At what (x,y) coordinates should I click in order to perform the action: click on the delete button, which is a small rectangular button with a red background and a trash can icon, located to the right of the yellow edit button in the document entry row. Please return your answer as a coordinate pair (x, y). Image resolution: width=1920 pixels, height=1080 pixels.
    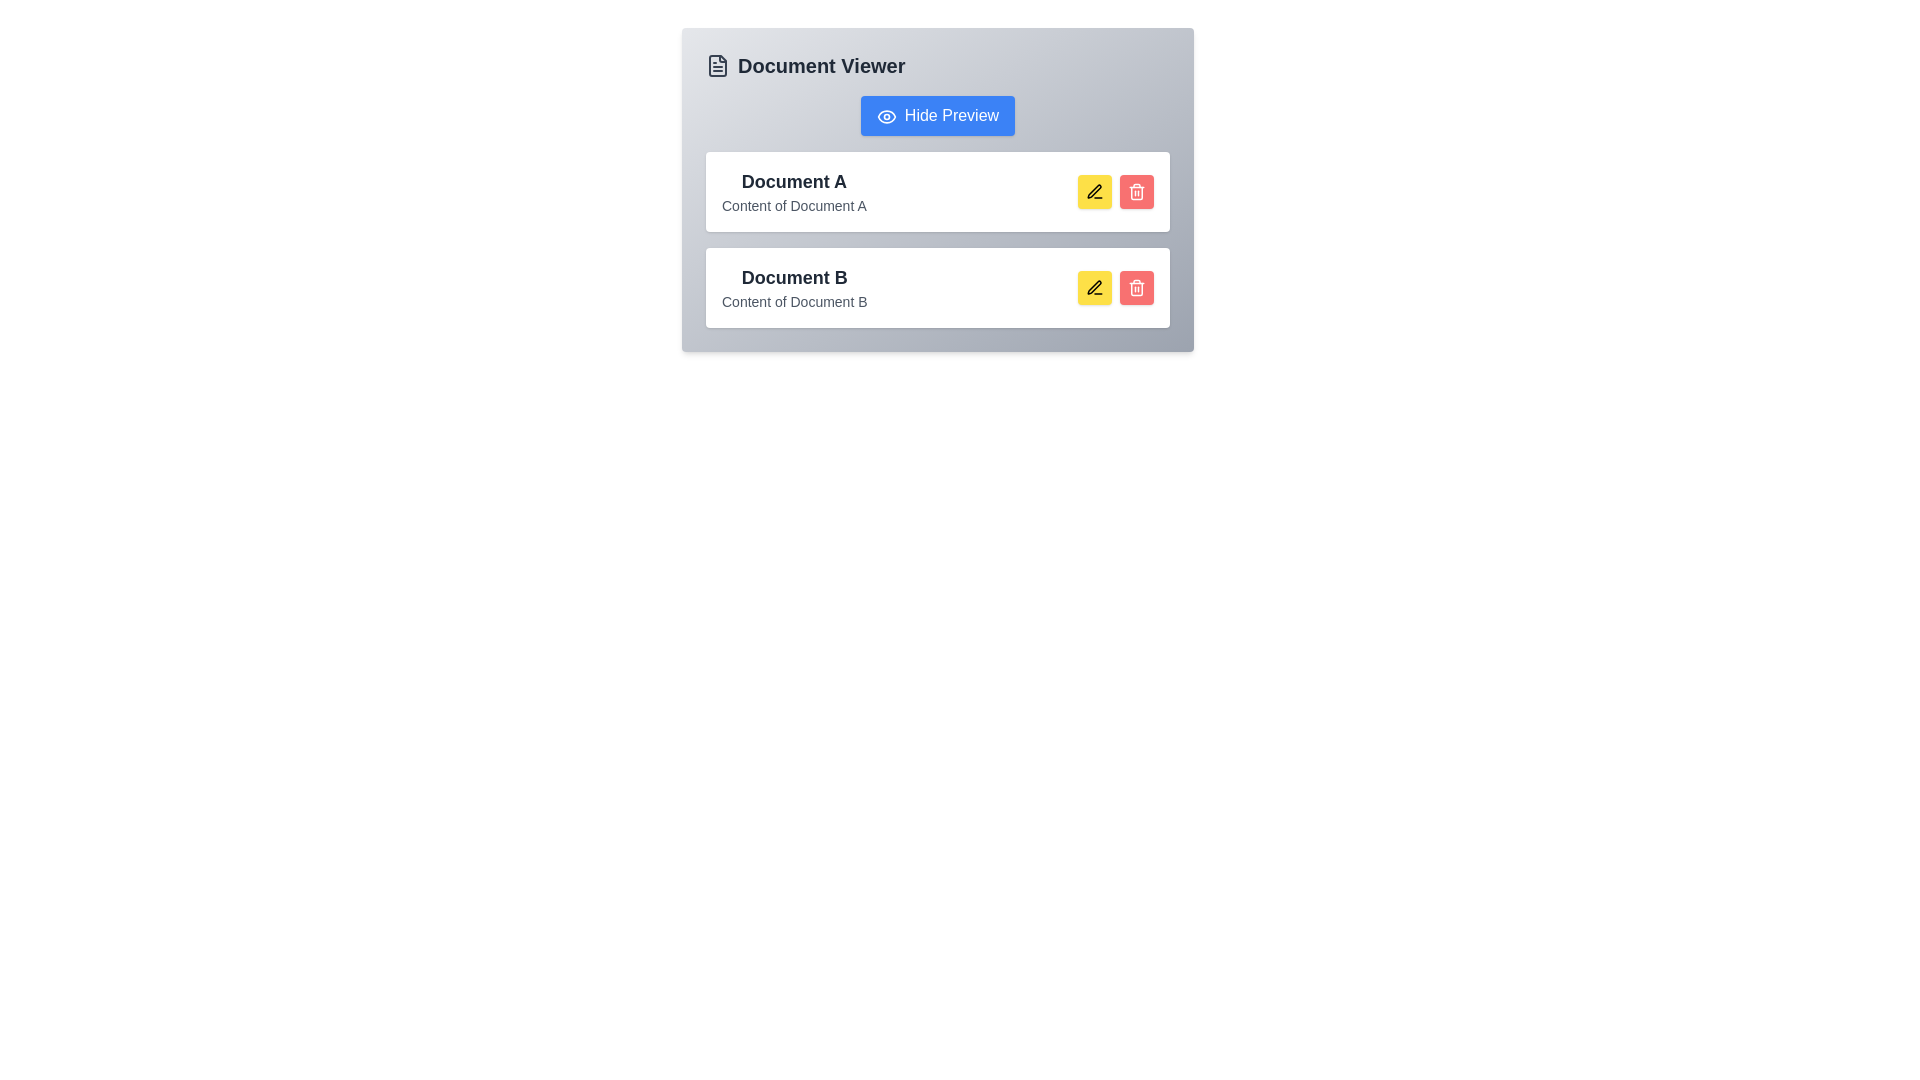
    Looking at the image, I should click on (1137, 288).